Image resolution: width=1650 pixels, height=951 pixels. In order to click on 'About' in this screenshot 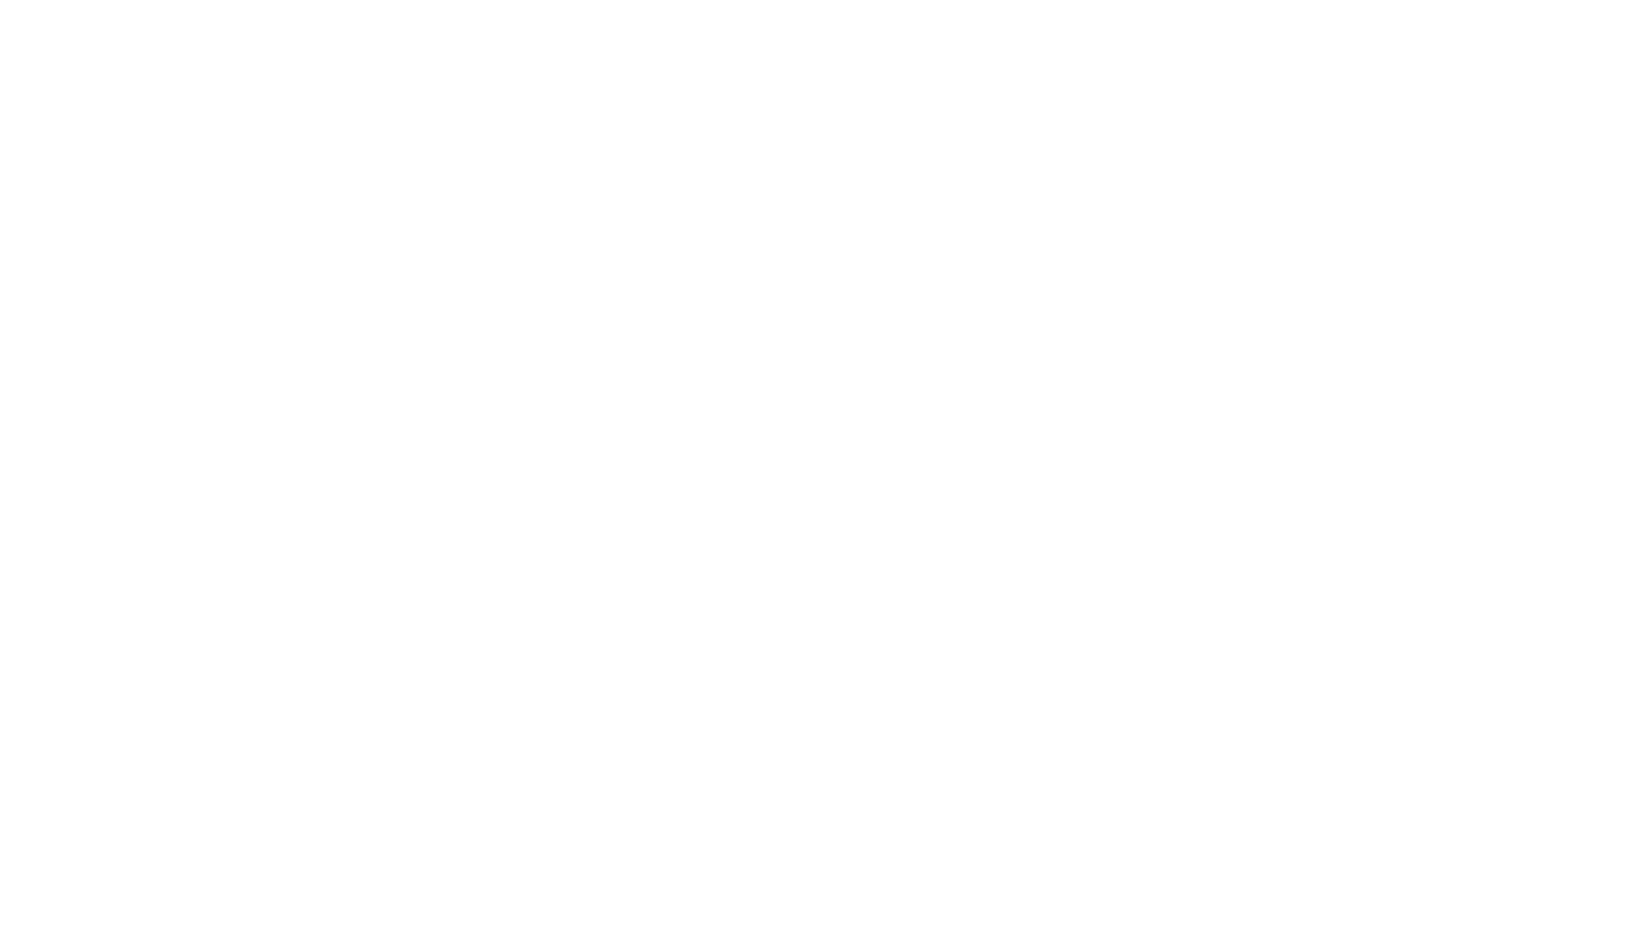, I will do `click(859, 40)`.